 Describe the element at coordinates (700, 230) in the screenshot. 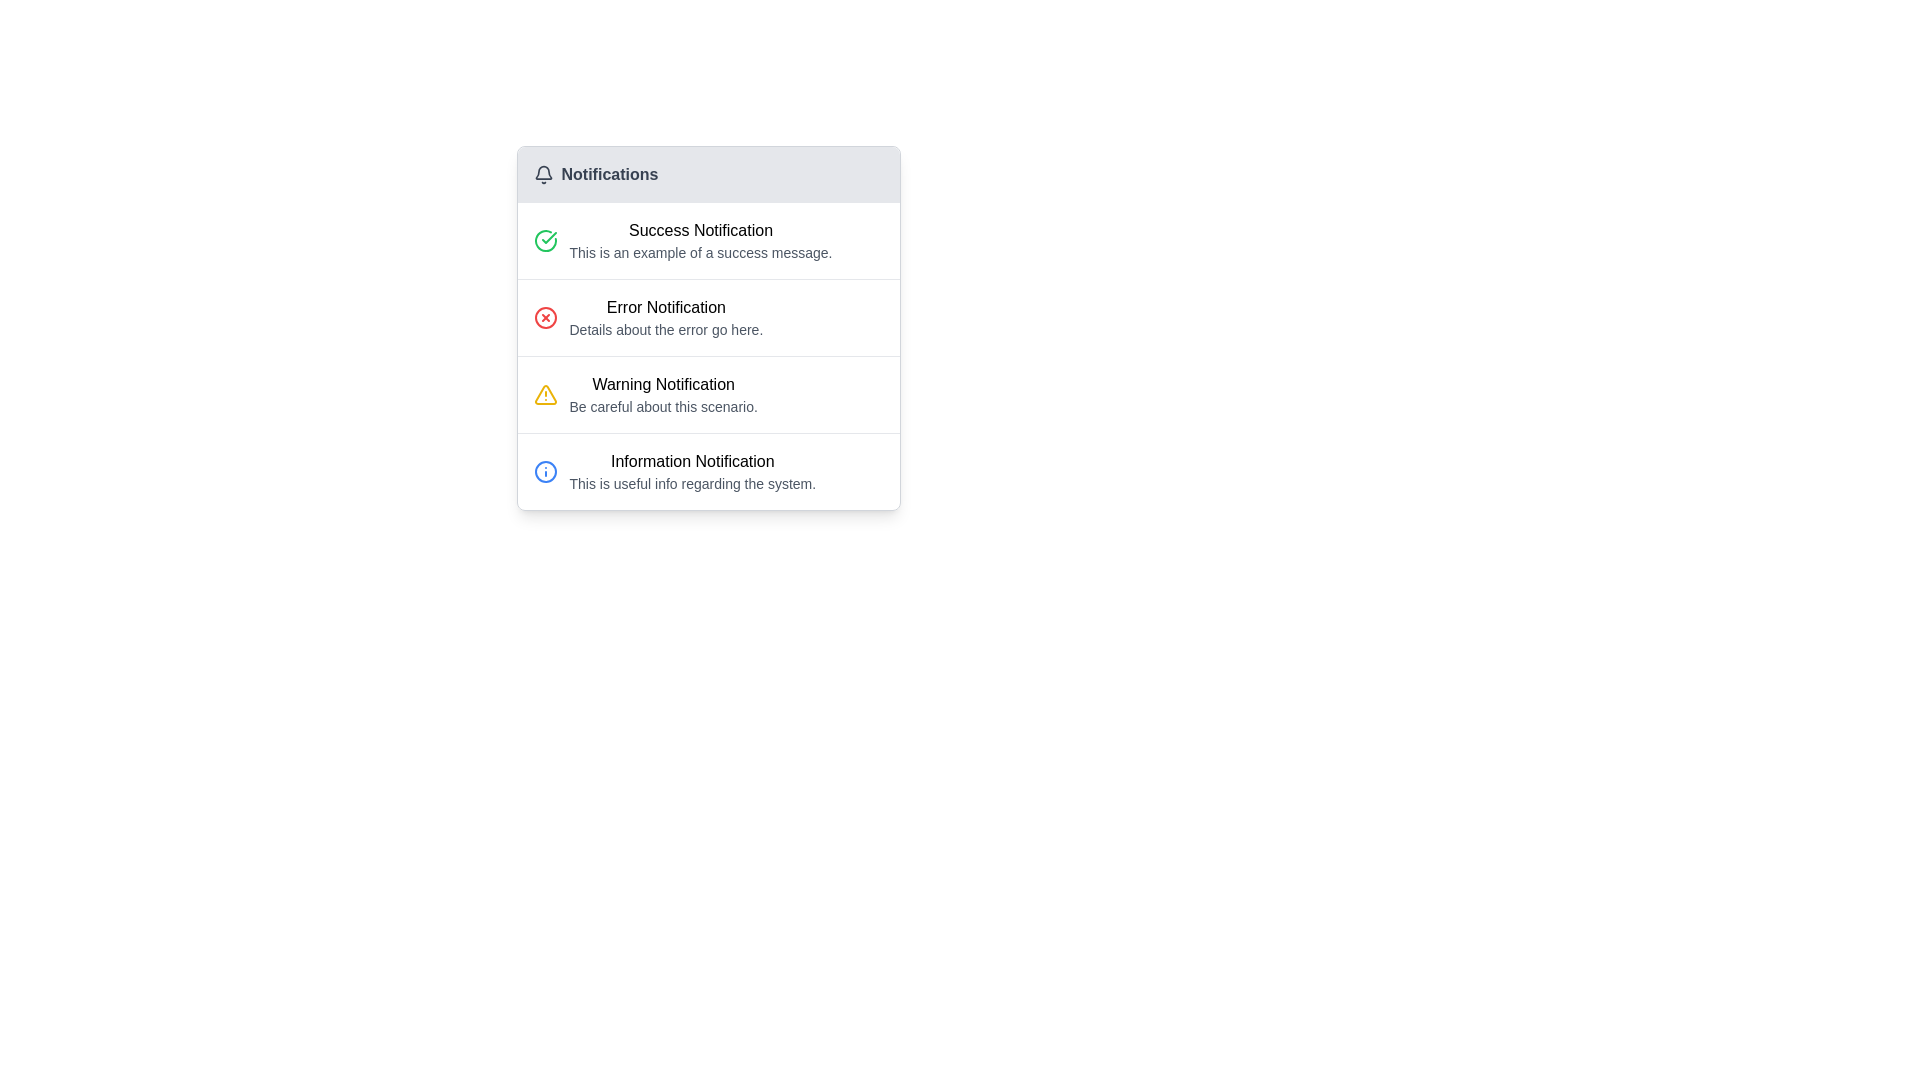

I see `the 'Success Notification' text label, which is the title of the first notification in the notification card` at that location.